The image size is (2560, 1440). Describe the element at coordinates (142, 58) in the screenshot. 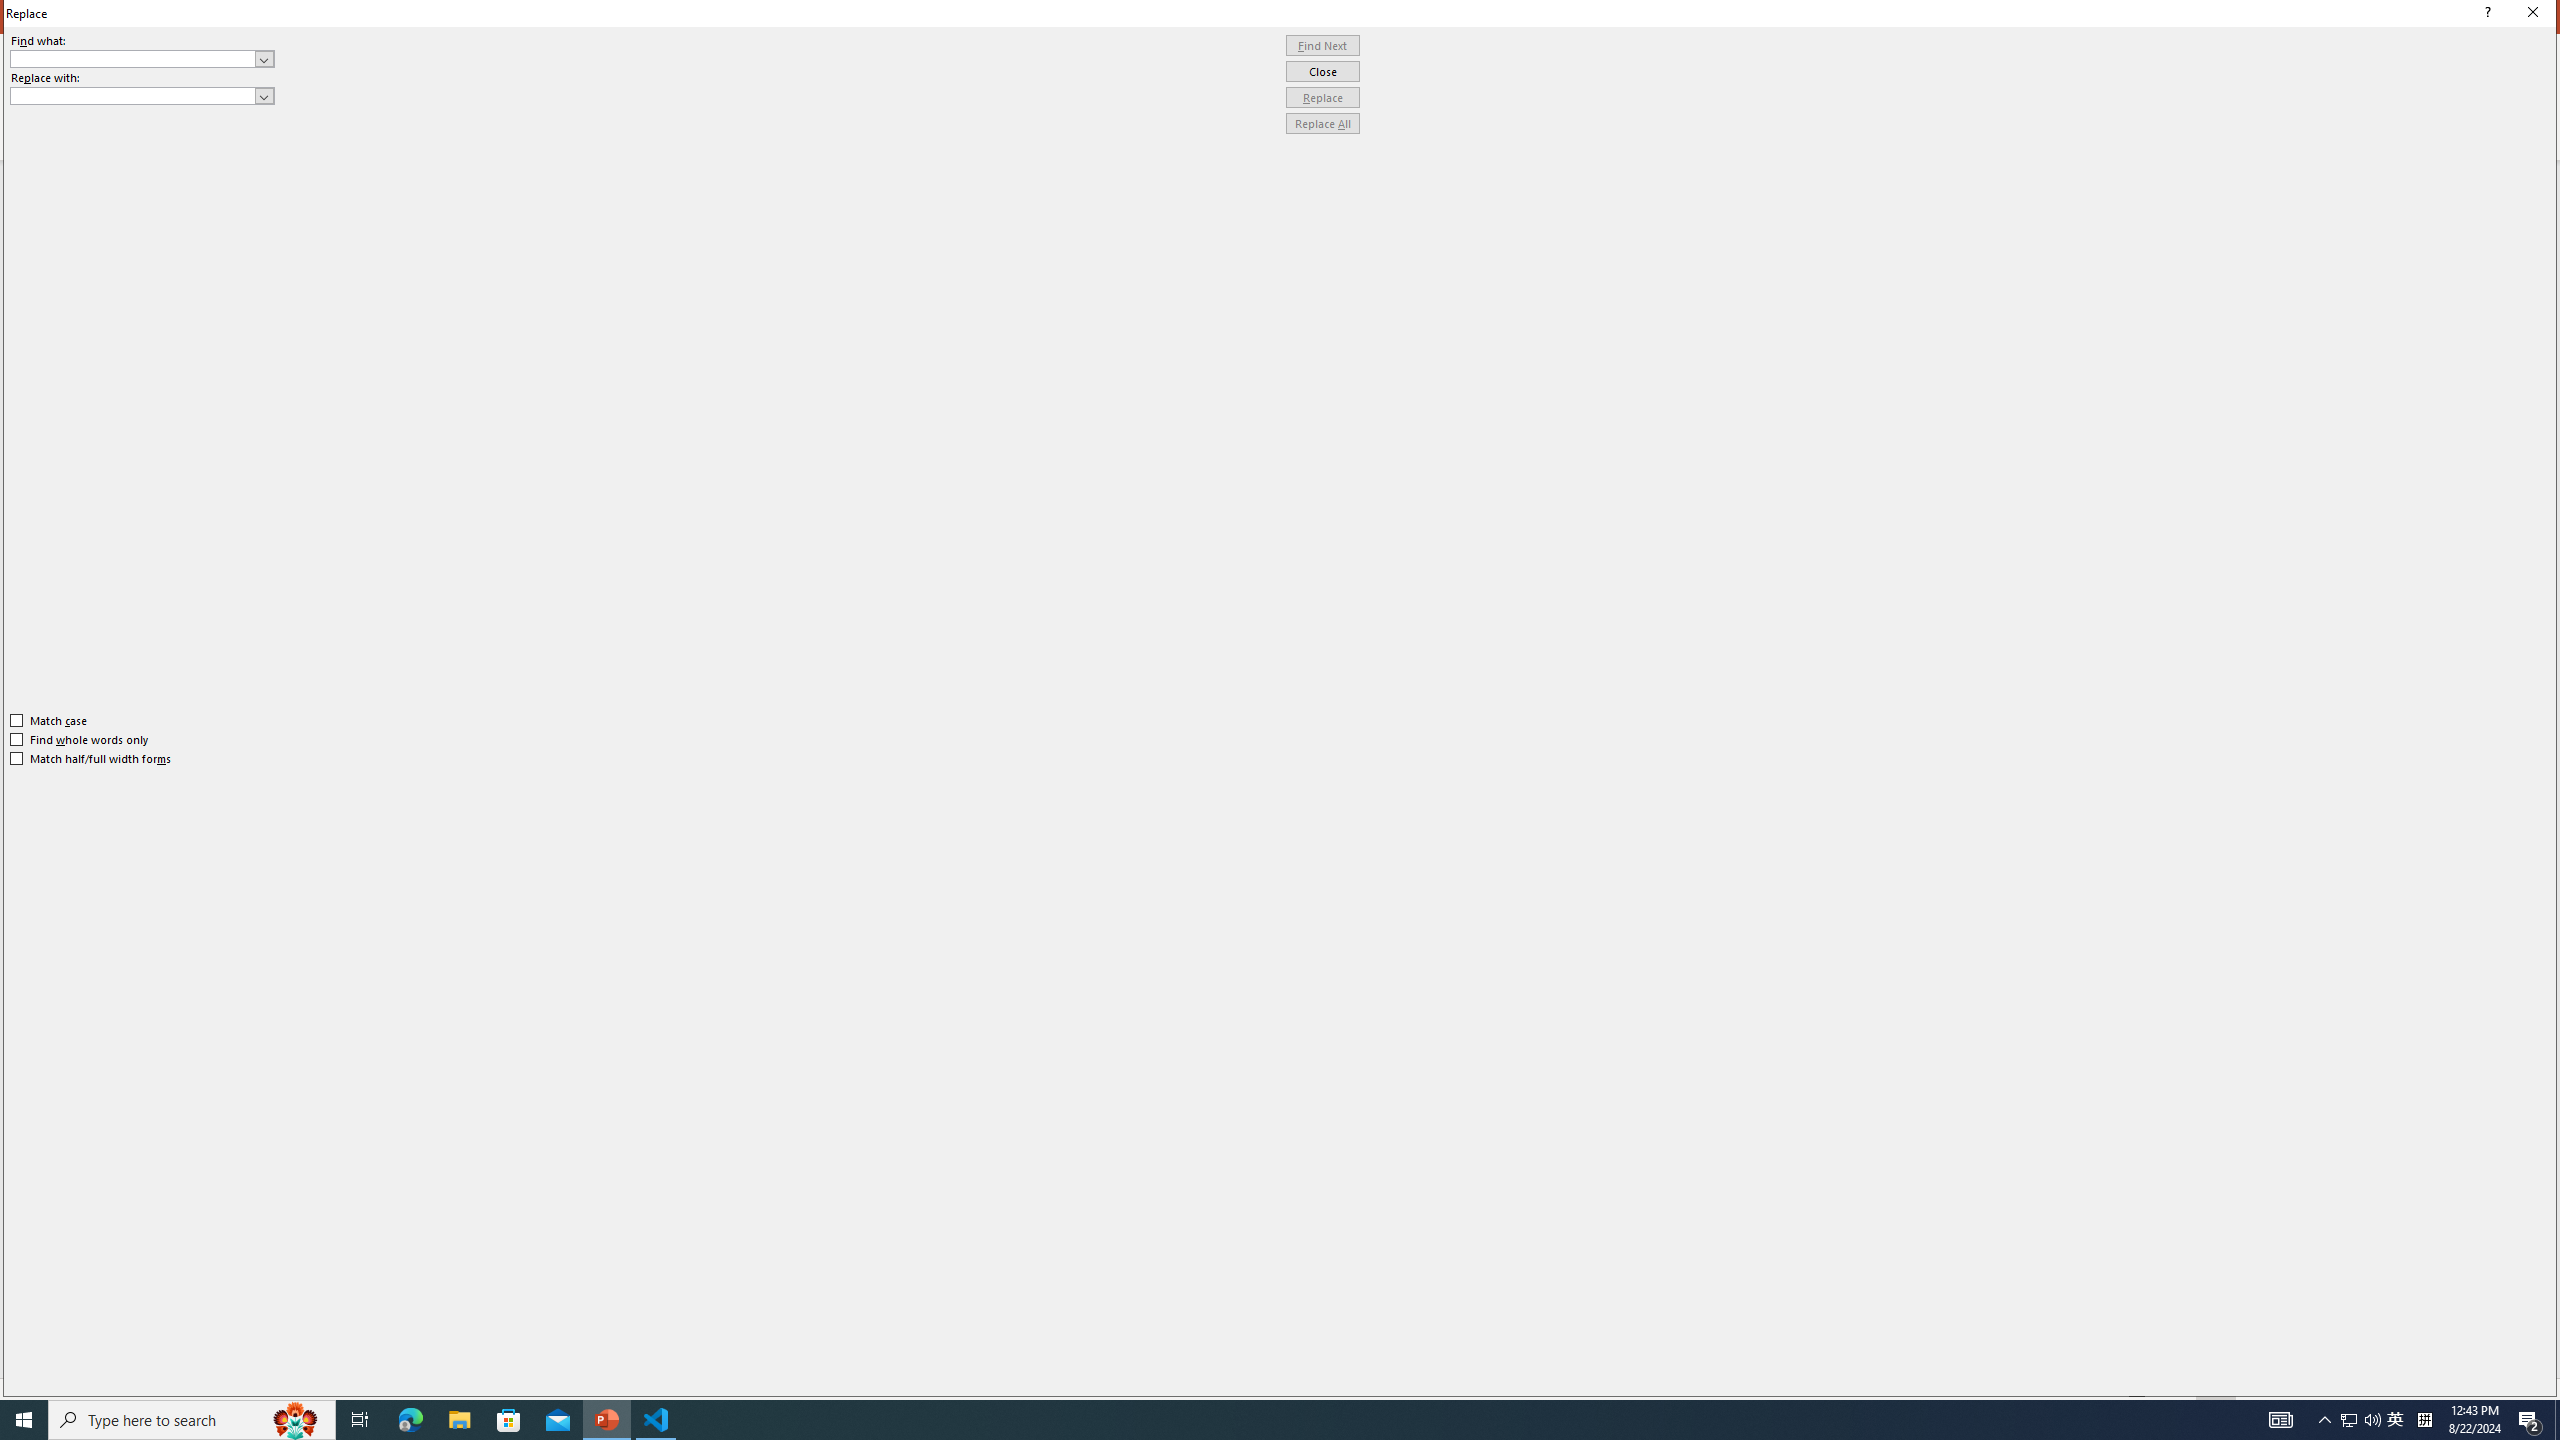

I see `'Find what'` at that location.